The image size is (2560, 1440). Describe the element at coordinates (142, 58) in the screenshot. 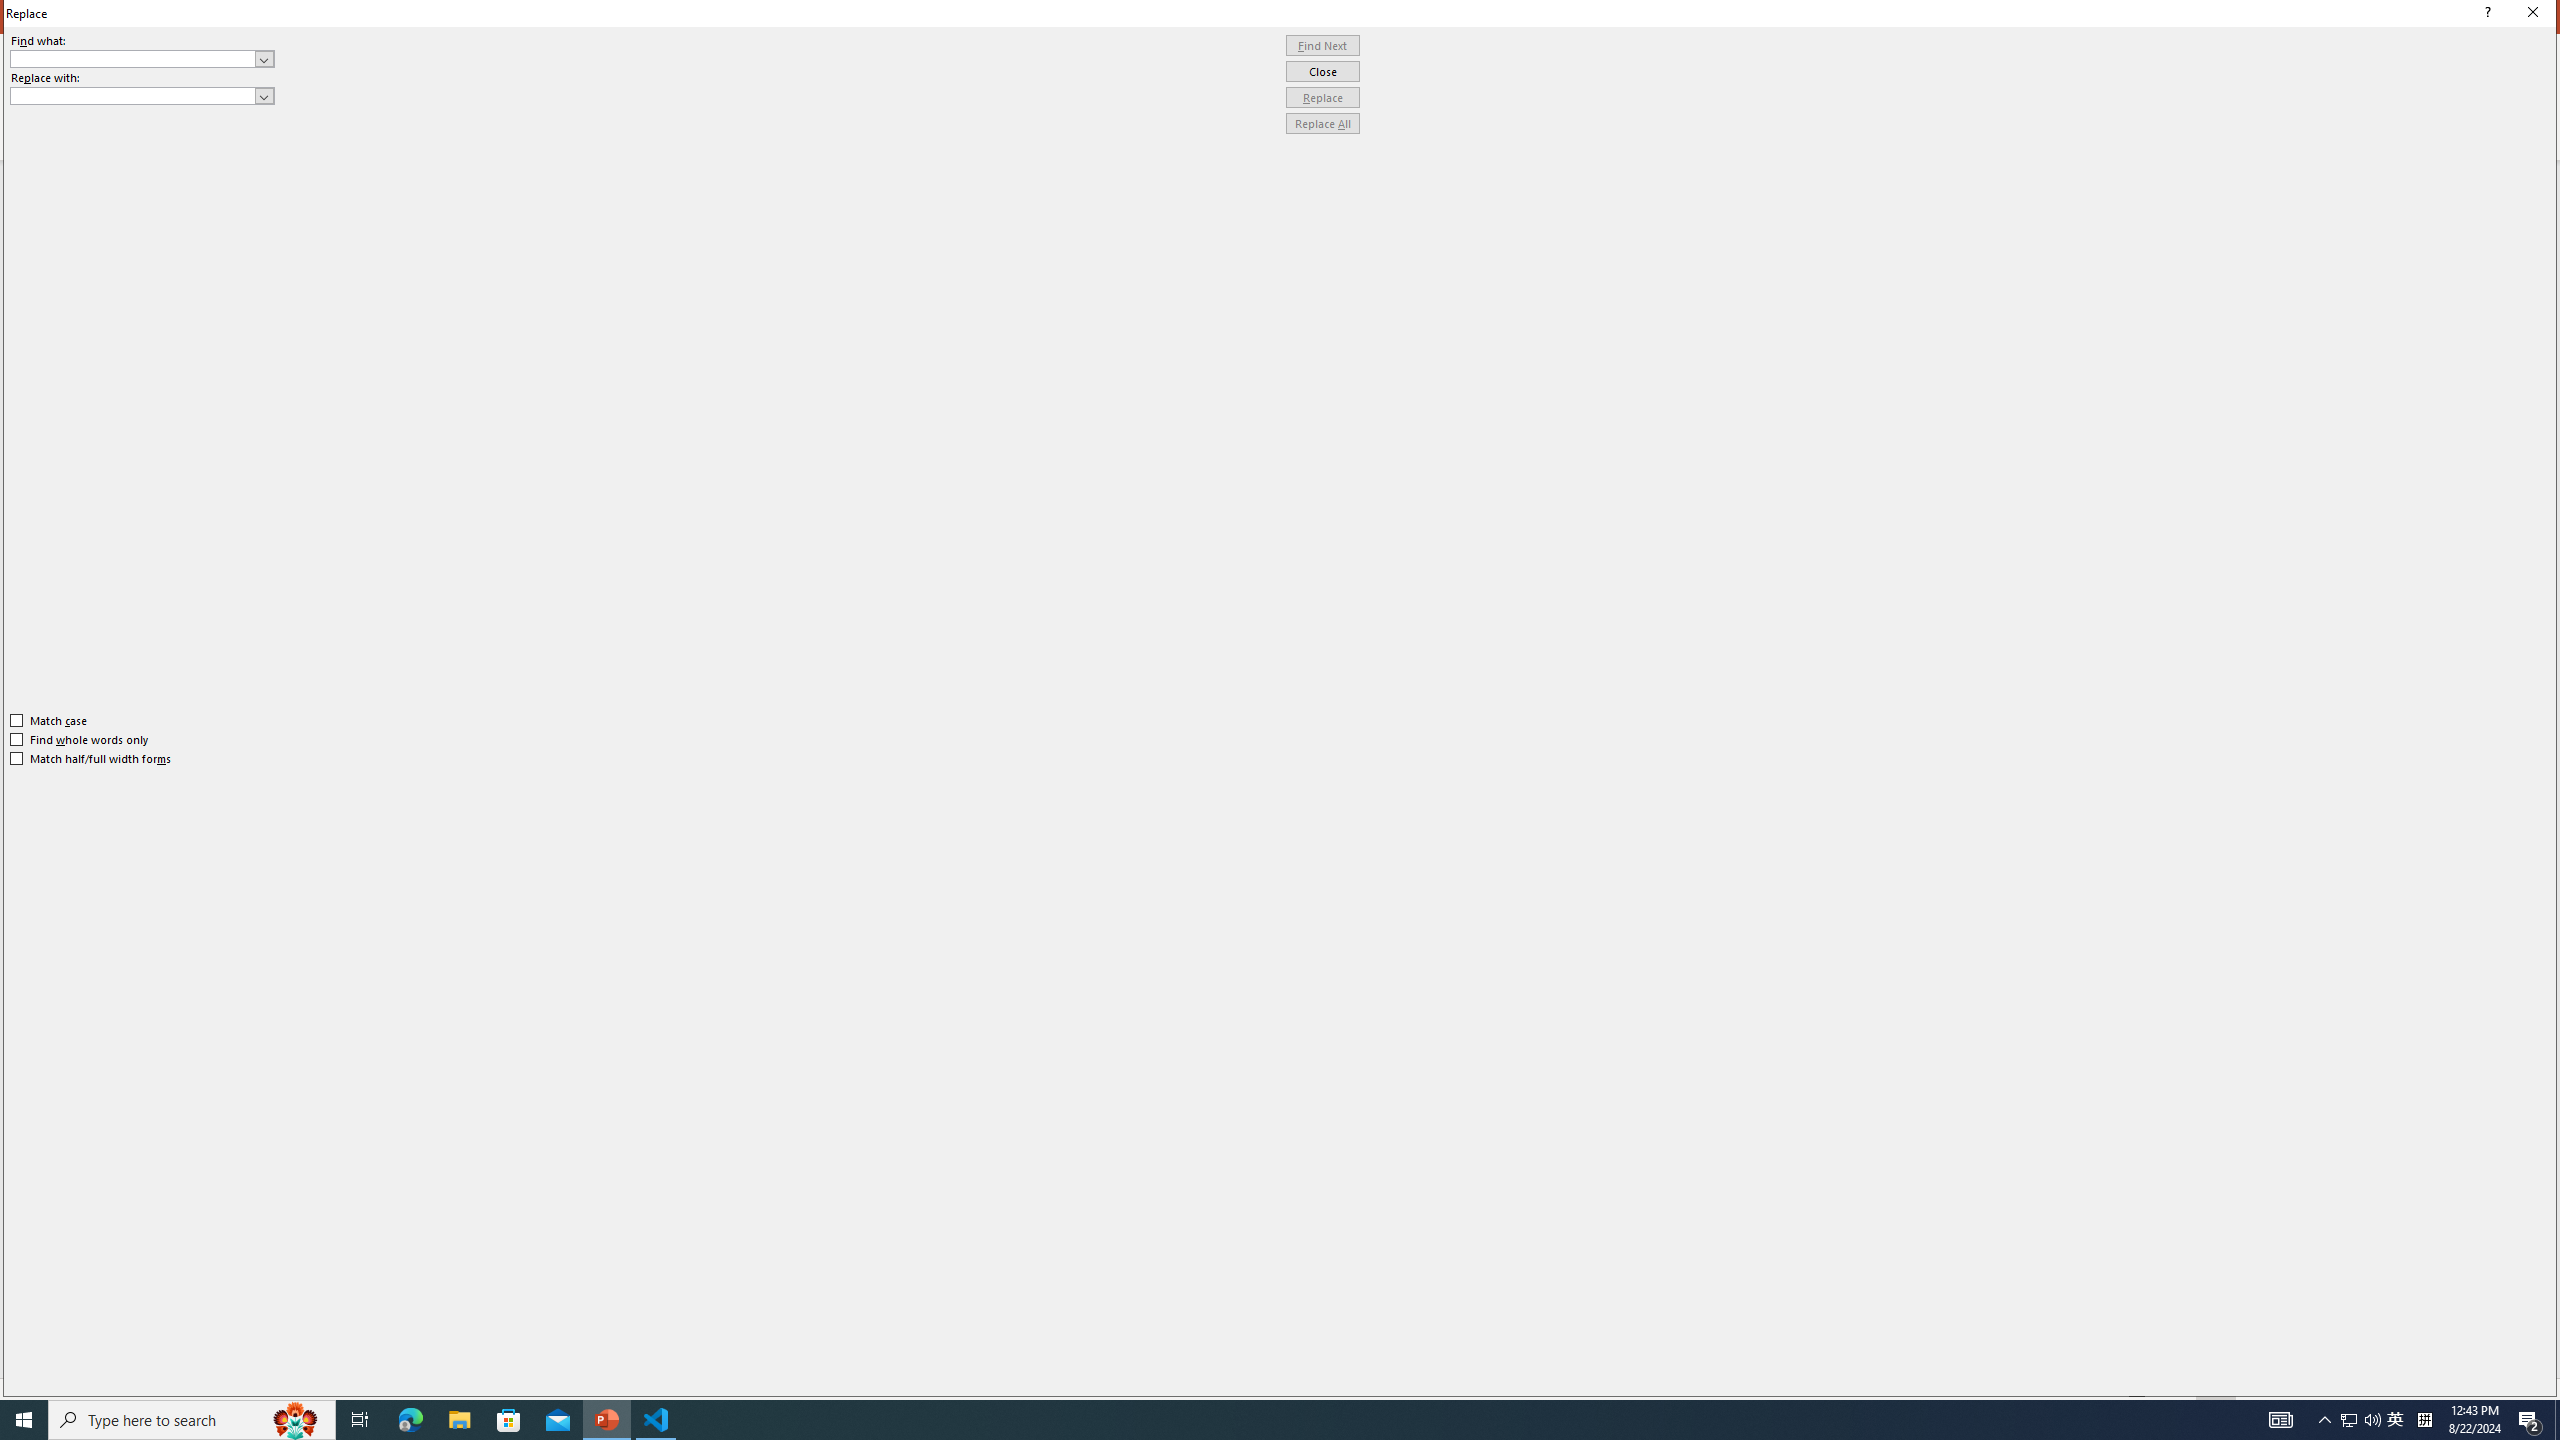

I see `'Find what'` at that location.